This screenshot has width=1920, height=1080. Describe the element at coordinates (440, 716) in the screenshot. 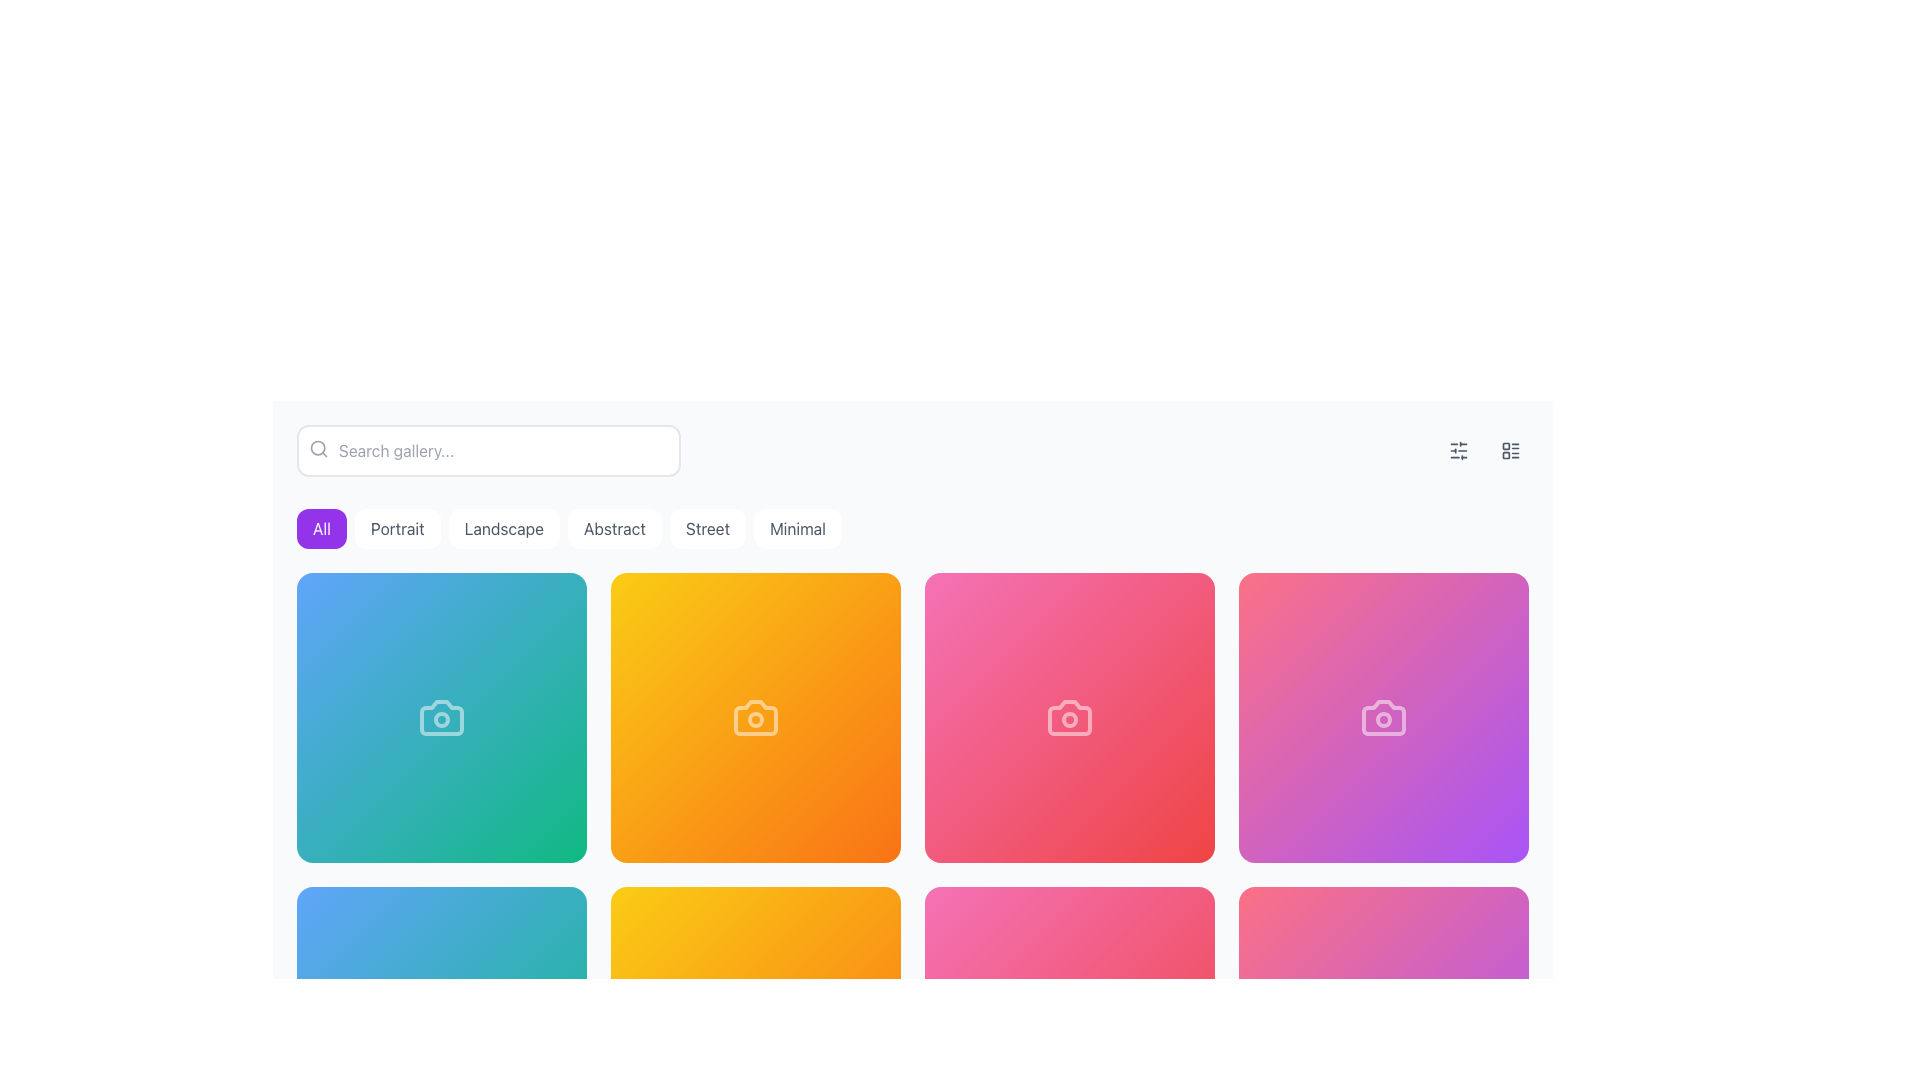

I see `the first grid item with an embedded icon` at that location.